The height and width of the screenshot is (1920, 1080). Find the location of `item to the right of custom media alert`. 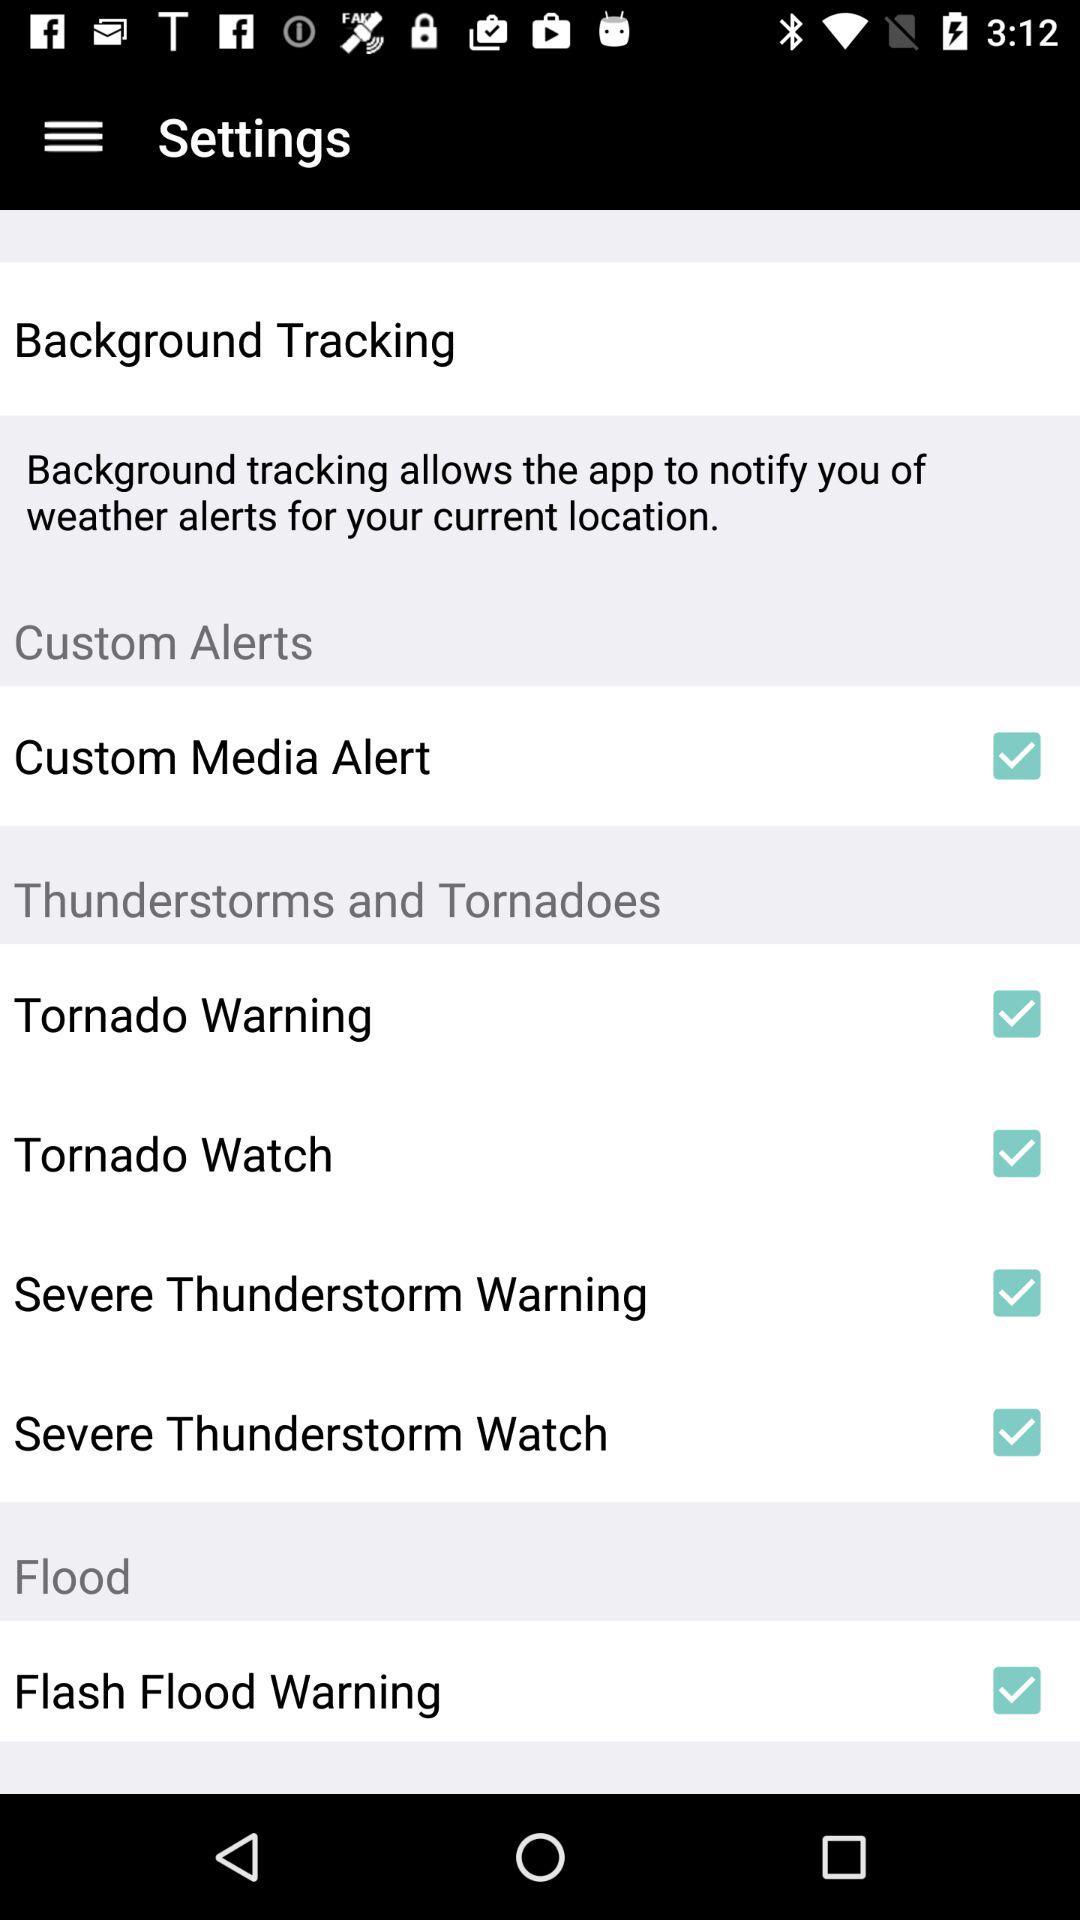

item to the right of custom media alert is located at coordinates (1017, 754).